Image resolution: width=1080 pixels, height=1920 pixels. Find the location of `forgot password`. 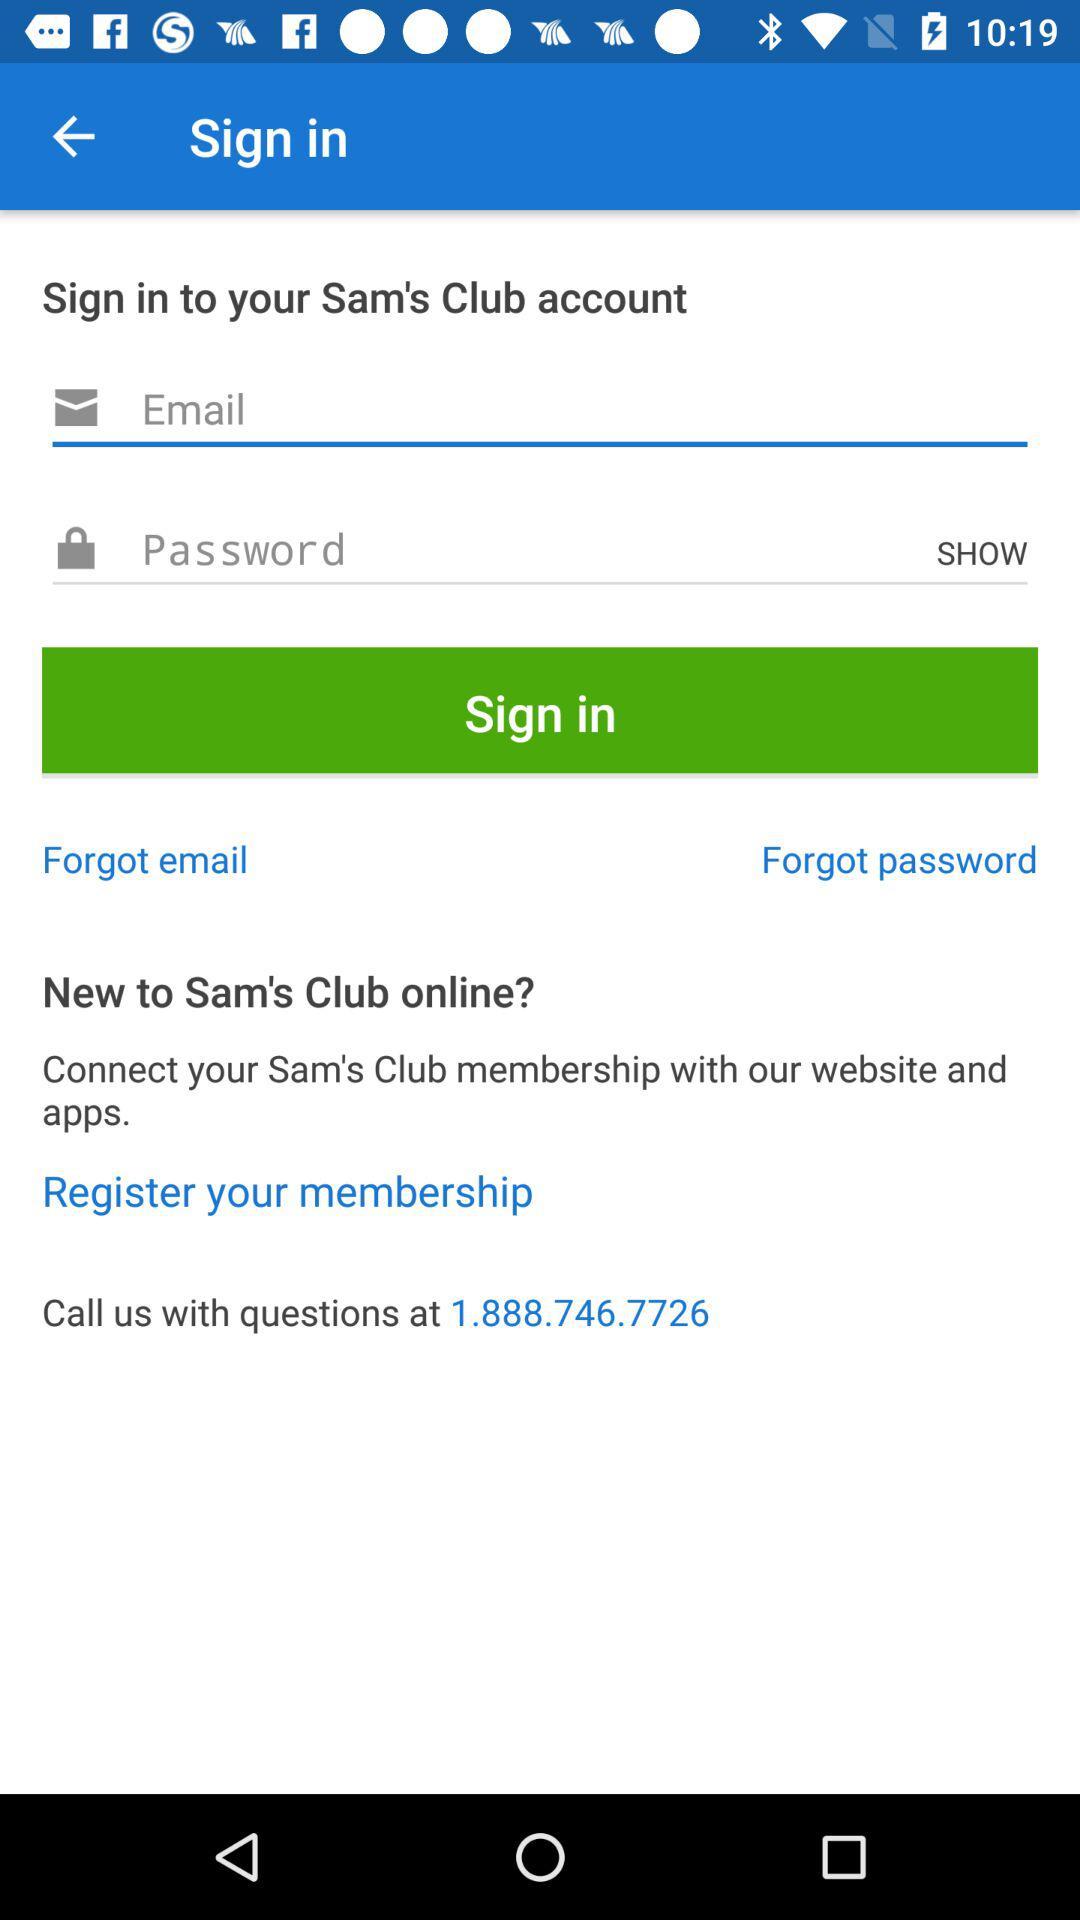

forgot password is located at coordinates (898, 858).